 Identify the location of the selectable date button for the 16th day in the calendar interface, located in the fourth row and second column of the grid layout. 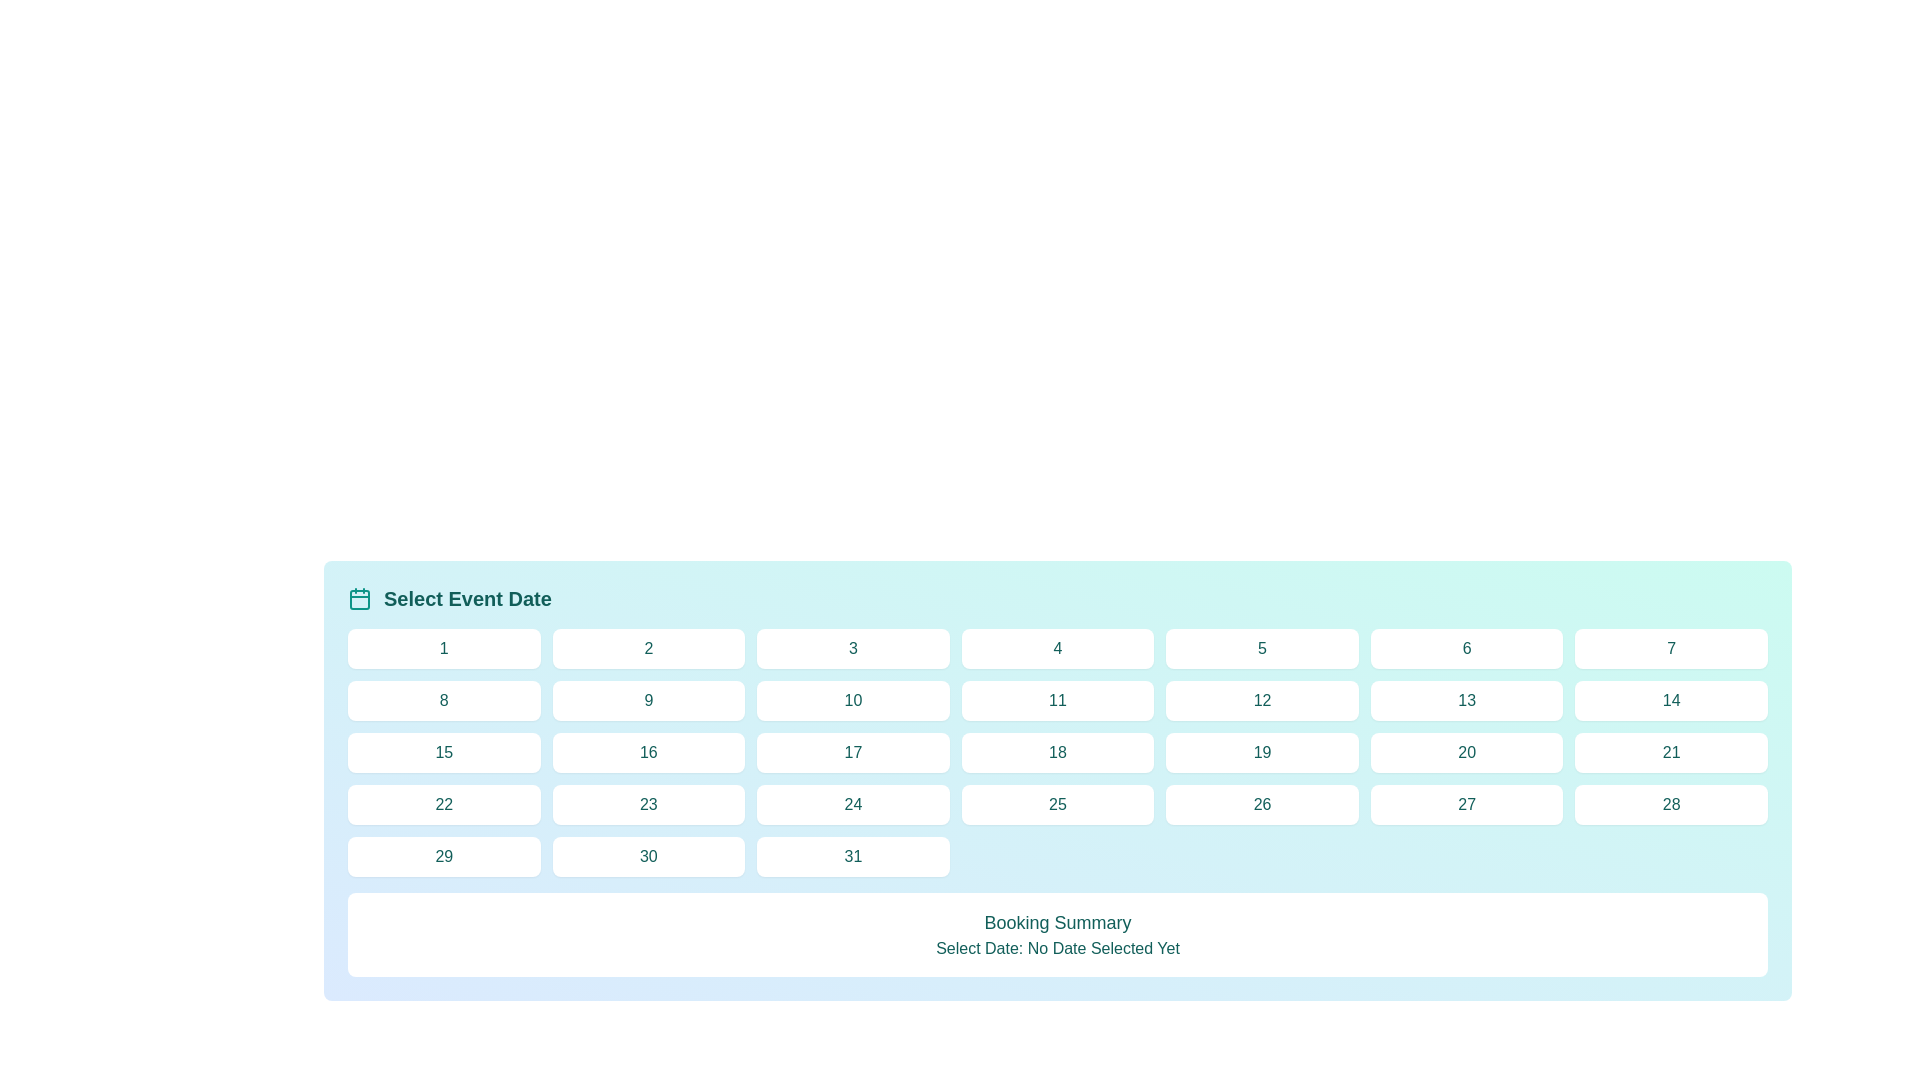
(648, 752).